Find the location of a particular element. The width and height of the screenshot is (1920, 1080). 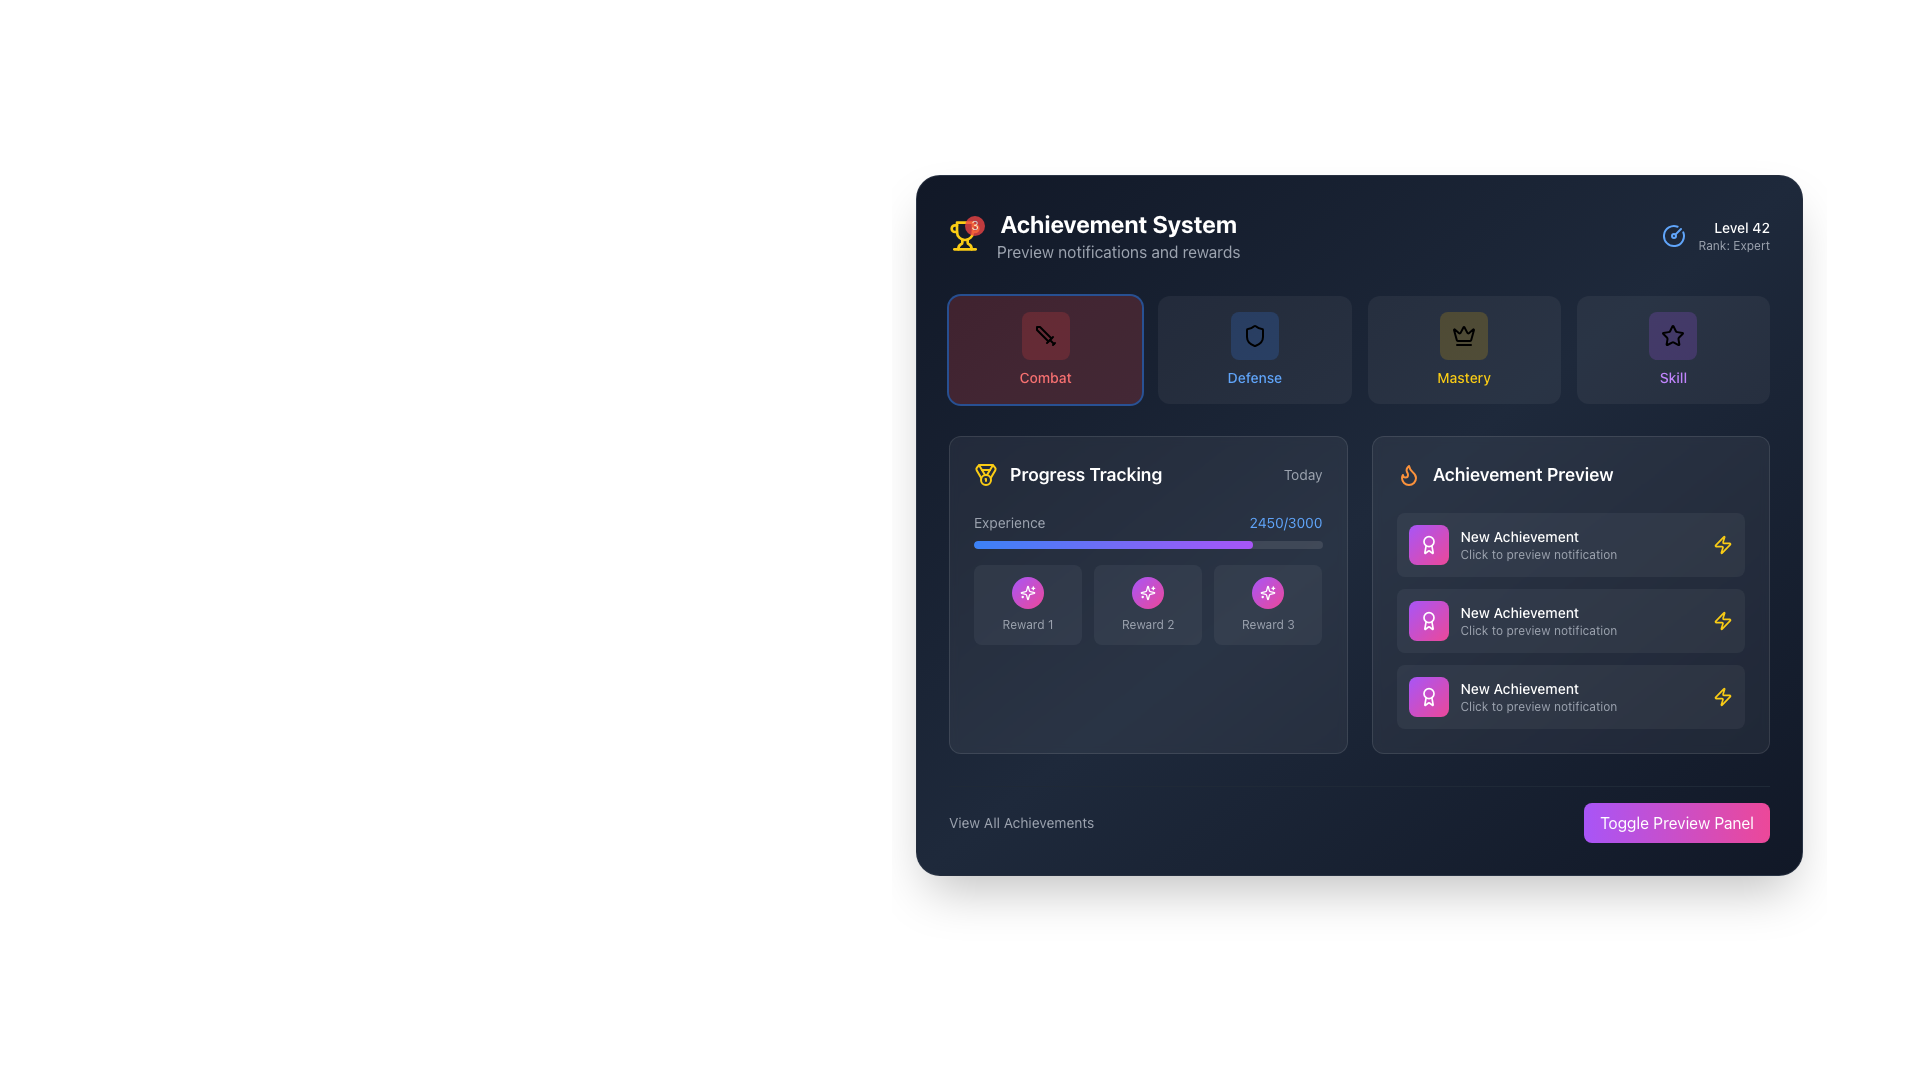

the starburst-shaped reward icon located above the label 'Reward 2', which is the middle icon in a trio of reward icons is located at coordinates (1028, 592).